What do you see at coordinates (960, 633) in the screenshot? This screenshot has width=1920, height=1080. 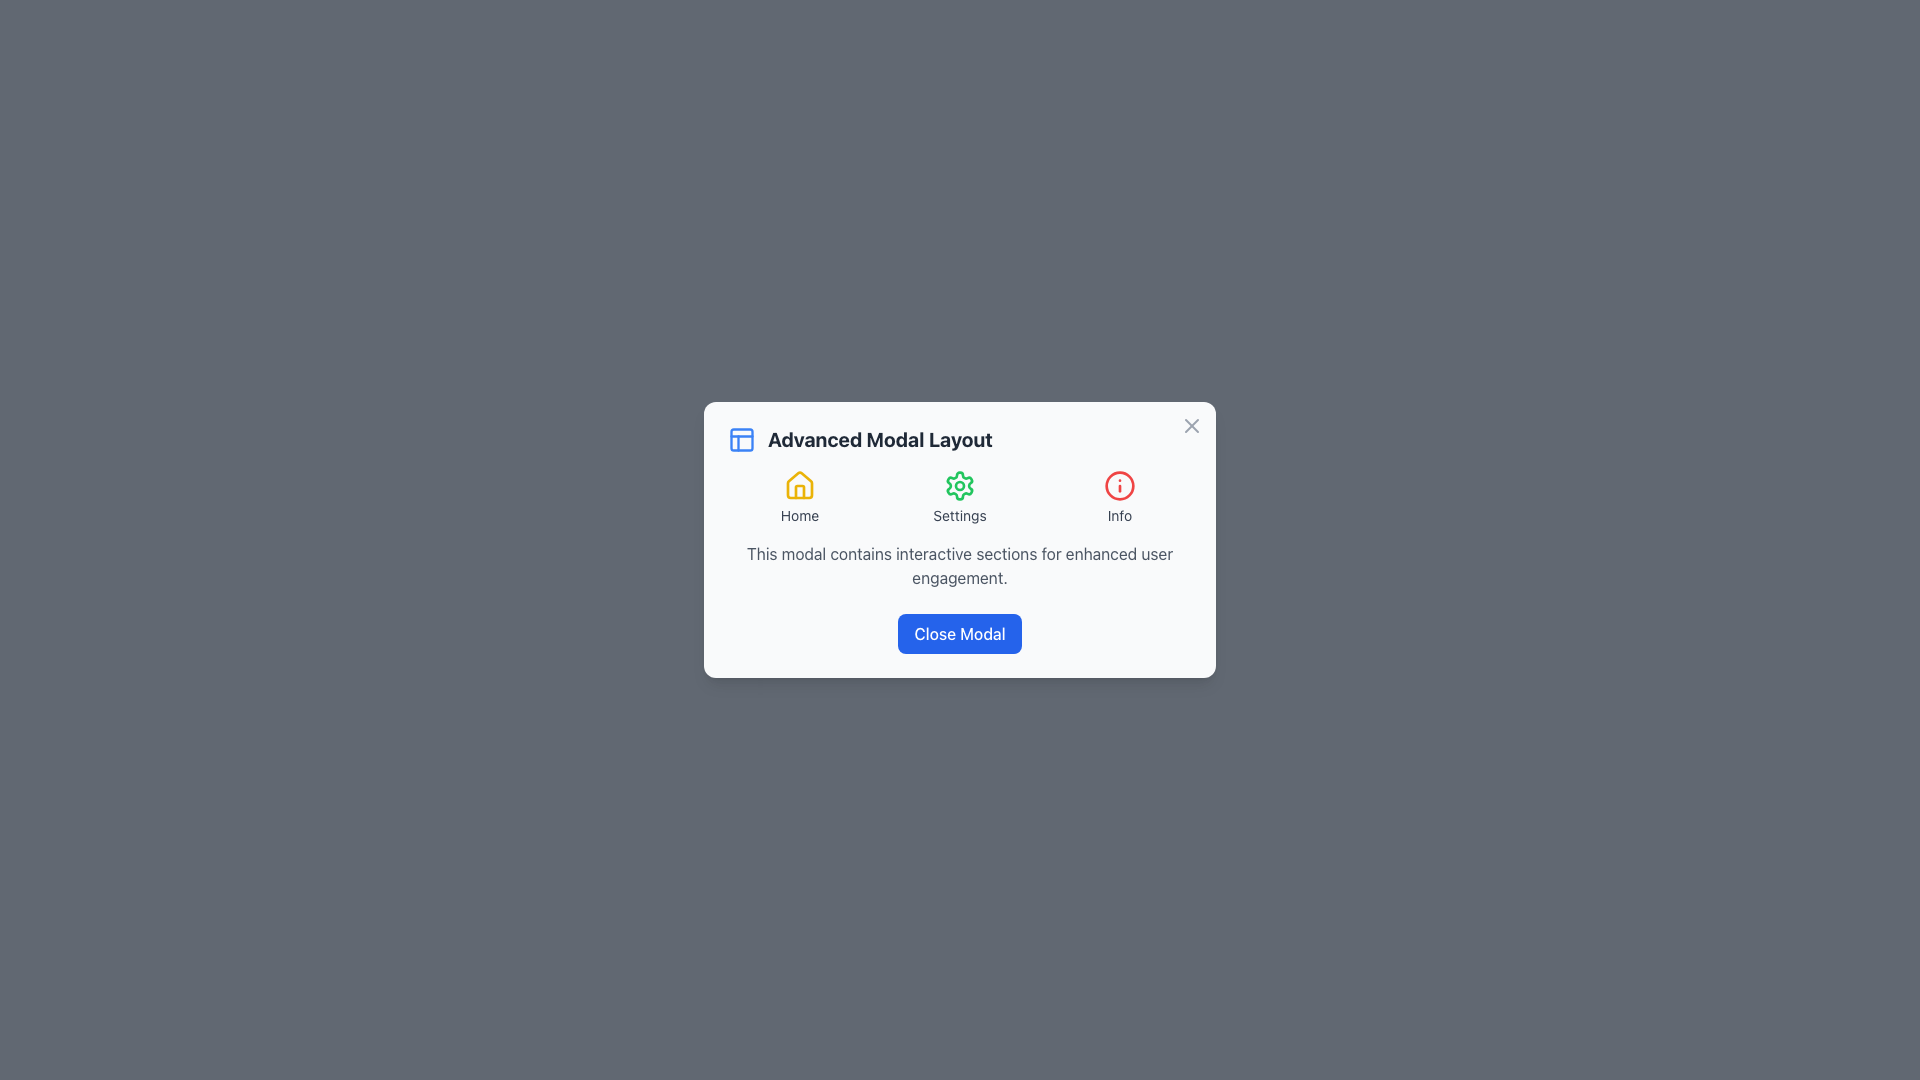 I see `the close button located at the bottom center of the modal window` at bounding box center [960, 633].